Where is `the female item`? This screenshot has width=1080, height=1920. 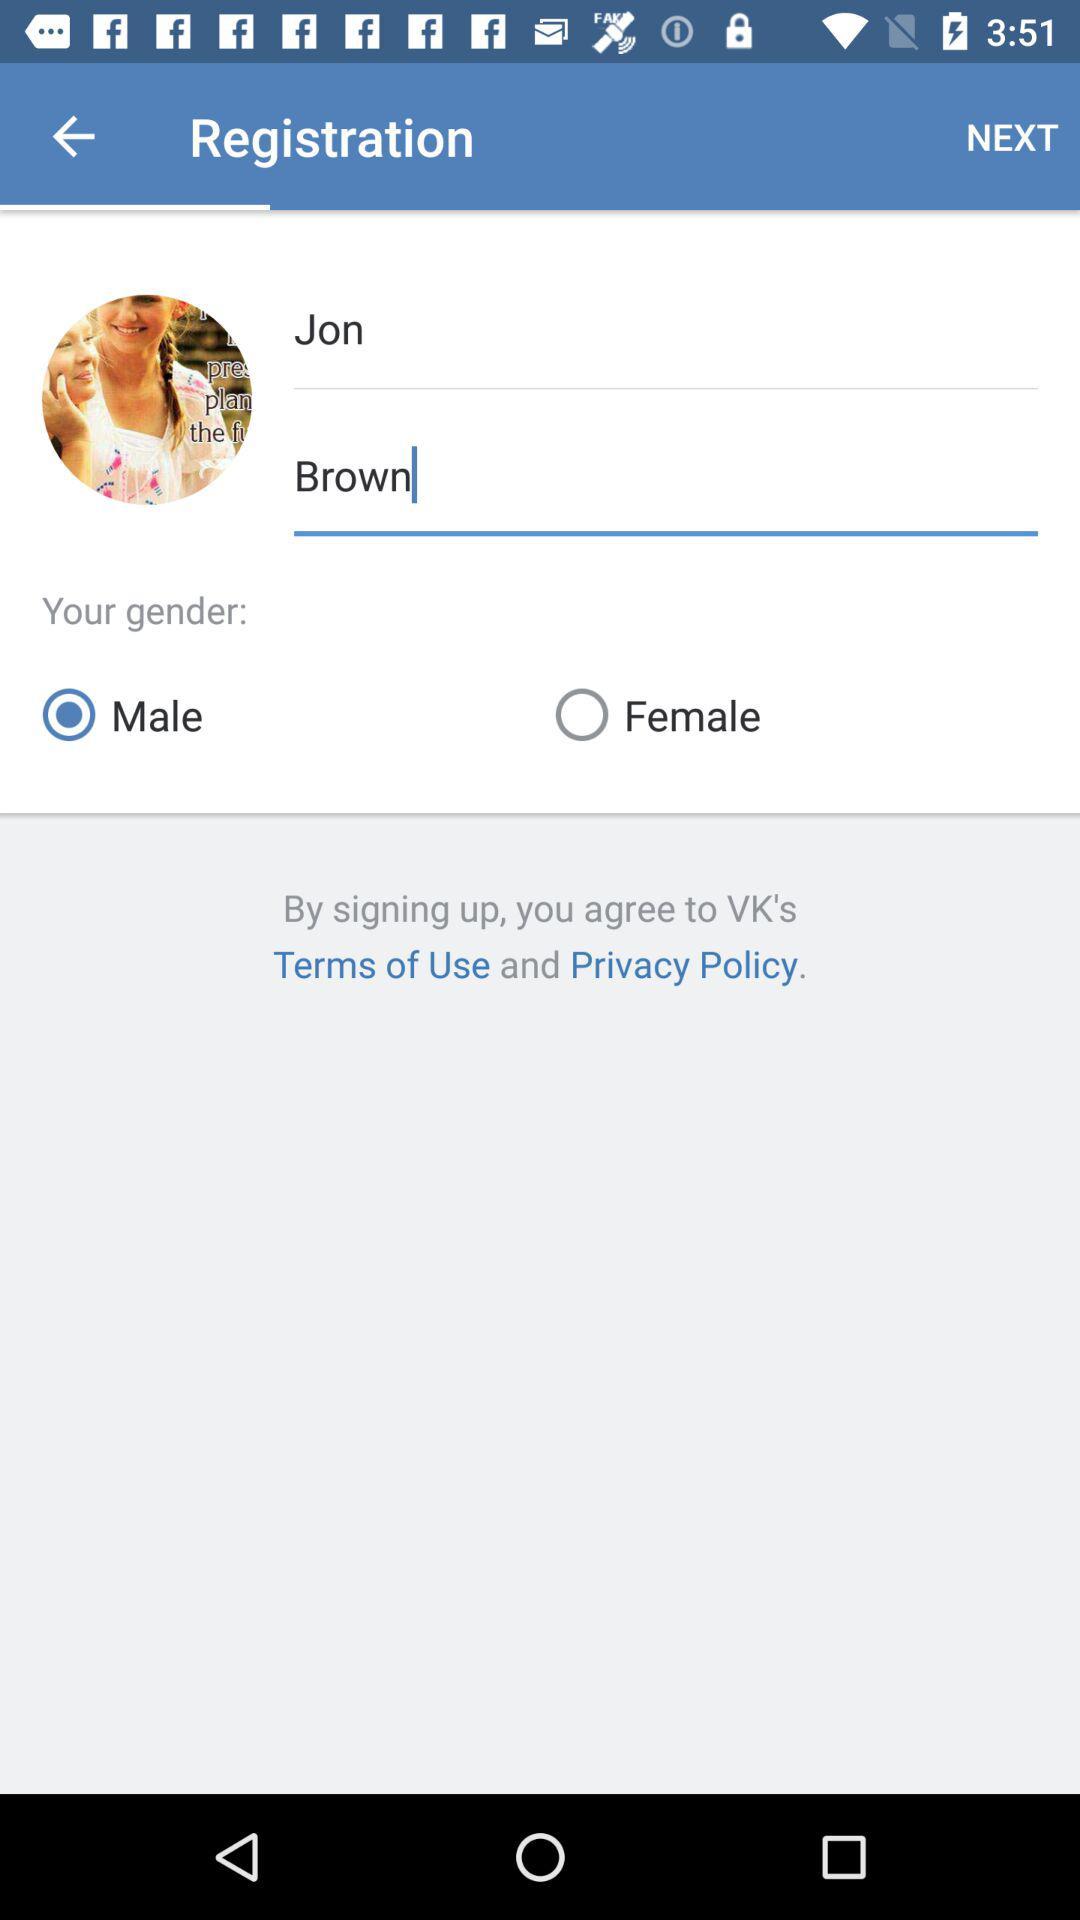 the female item is located at coordinates (795, 714).